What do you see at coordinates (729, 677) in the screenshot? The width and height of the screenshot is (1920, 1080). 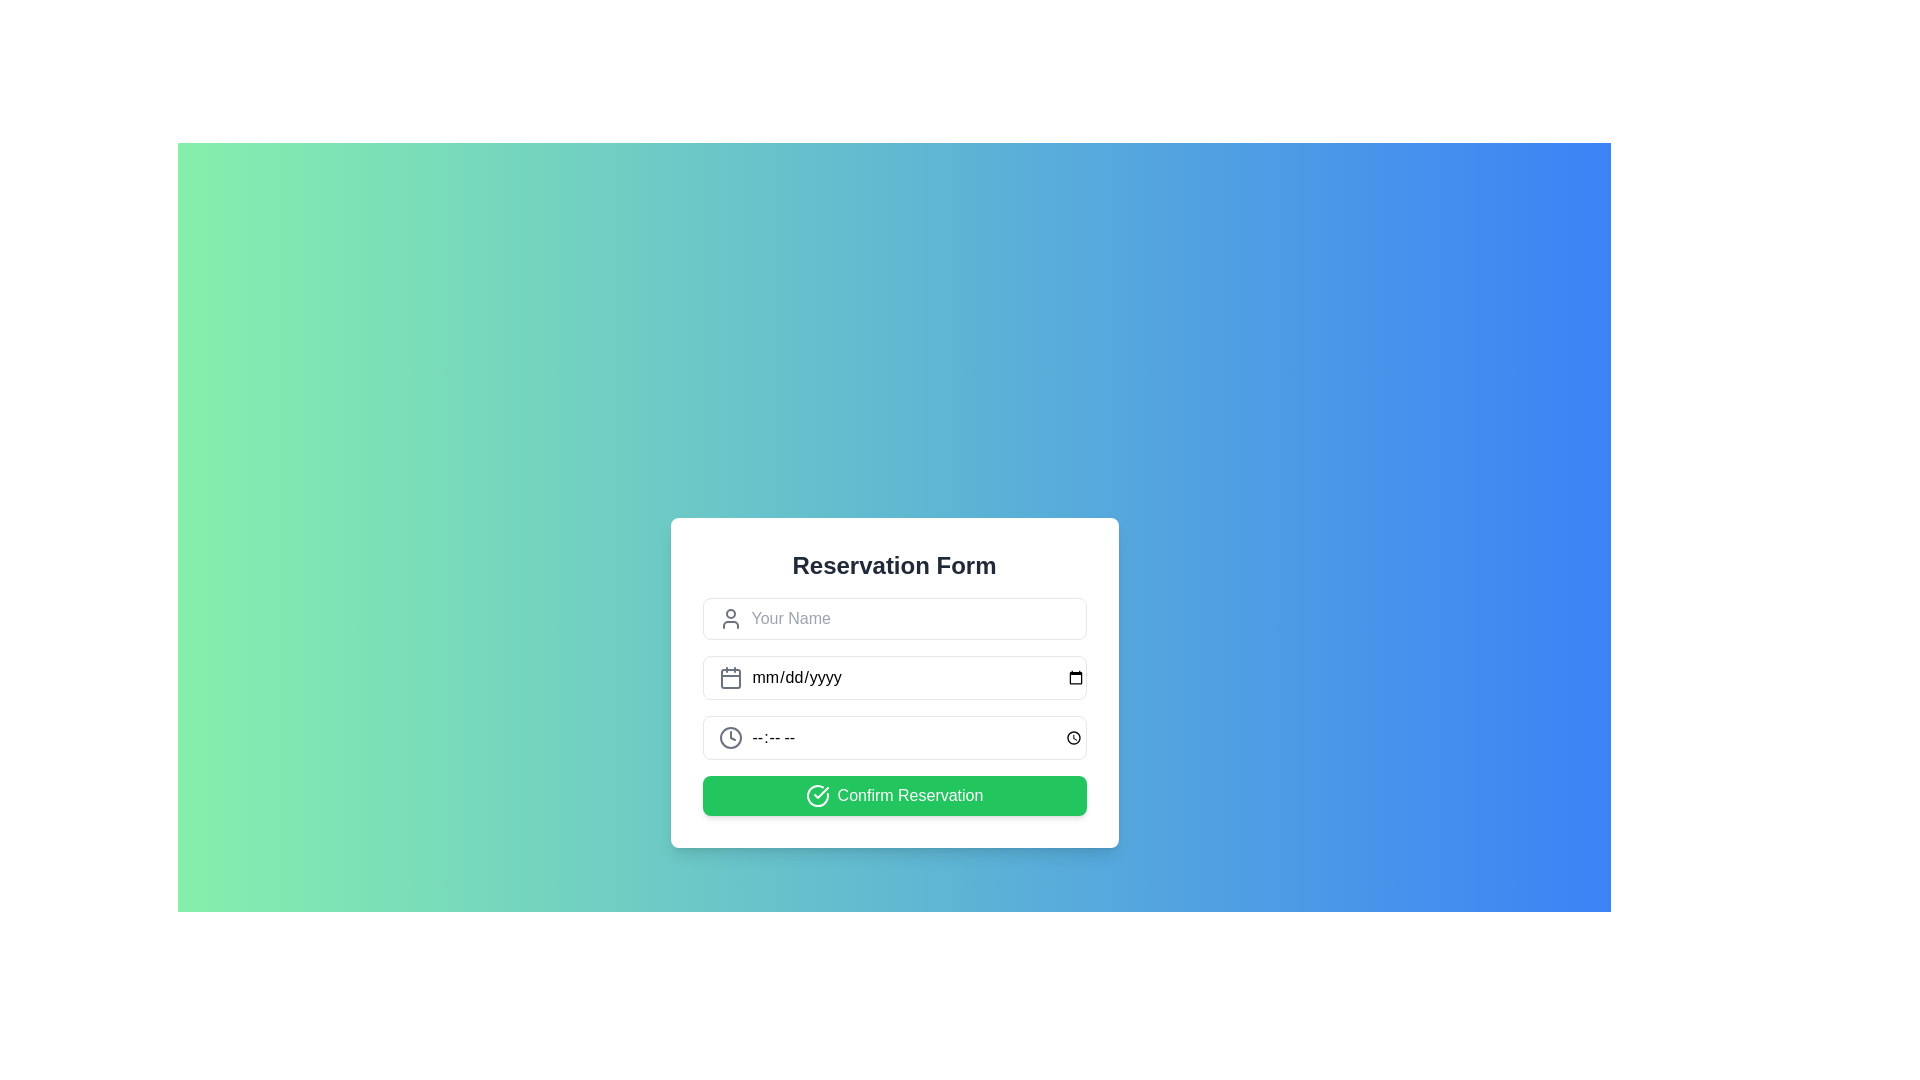 I see `the calendar icon located to the left side of the date input field, which serves as a visual indicator for selecting a date` at bounding box center [729, 677].